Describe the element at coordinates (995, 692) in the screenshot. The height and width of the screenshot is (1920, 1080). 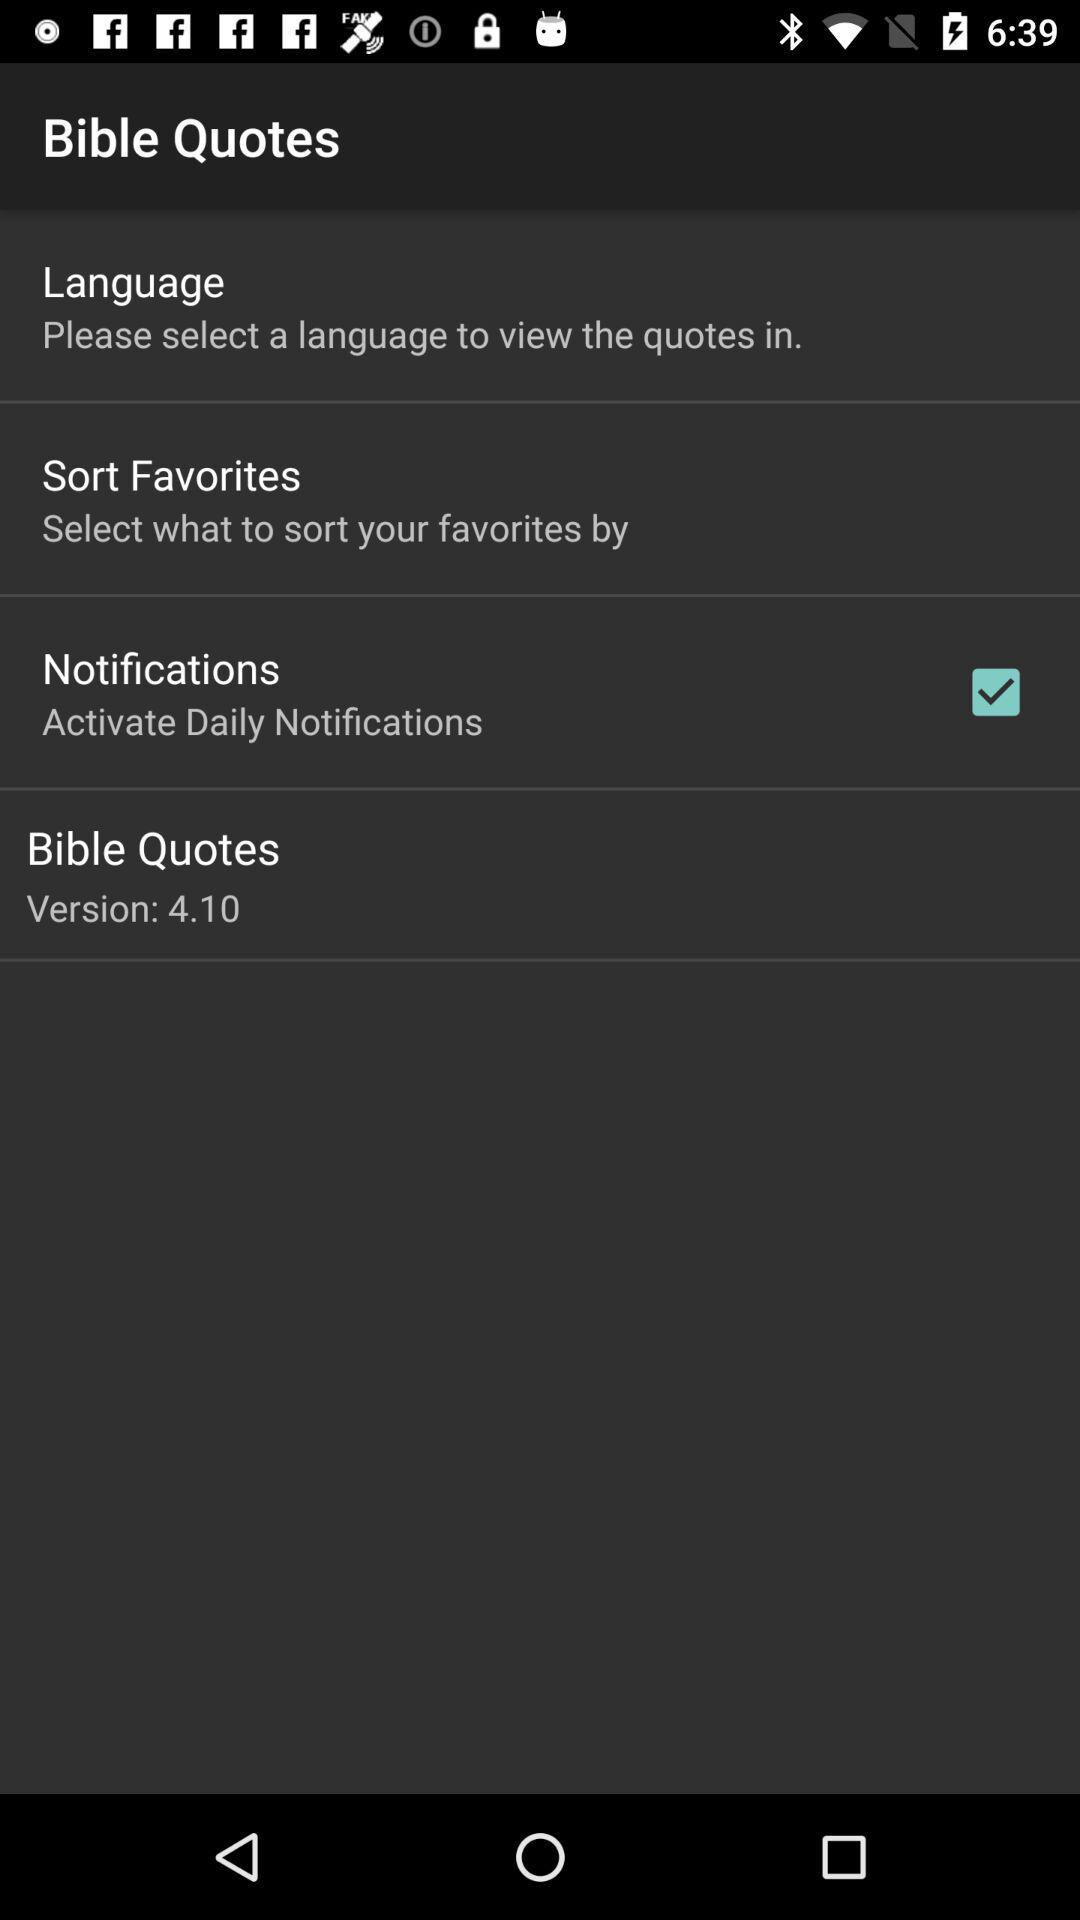
I see `the item above bible quotes icon` at that location.